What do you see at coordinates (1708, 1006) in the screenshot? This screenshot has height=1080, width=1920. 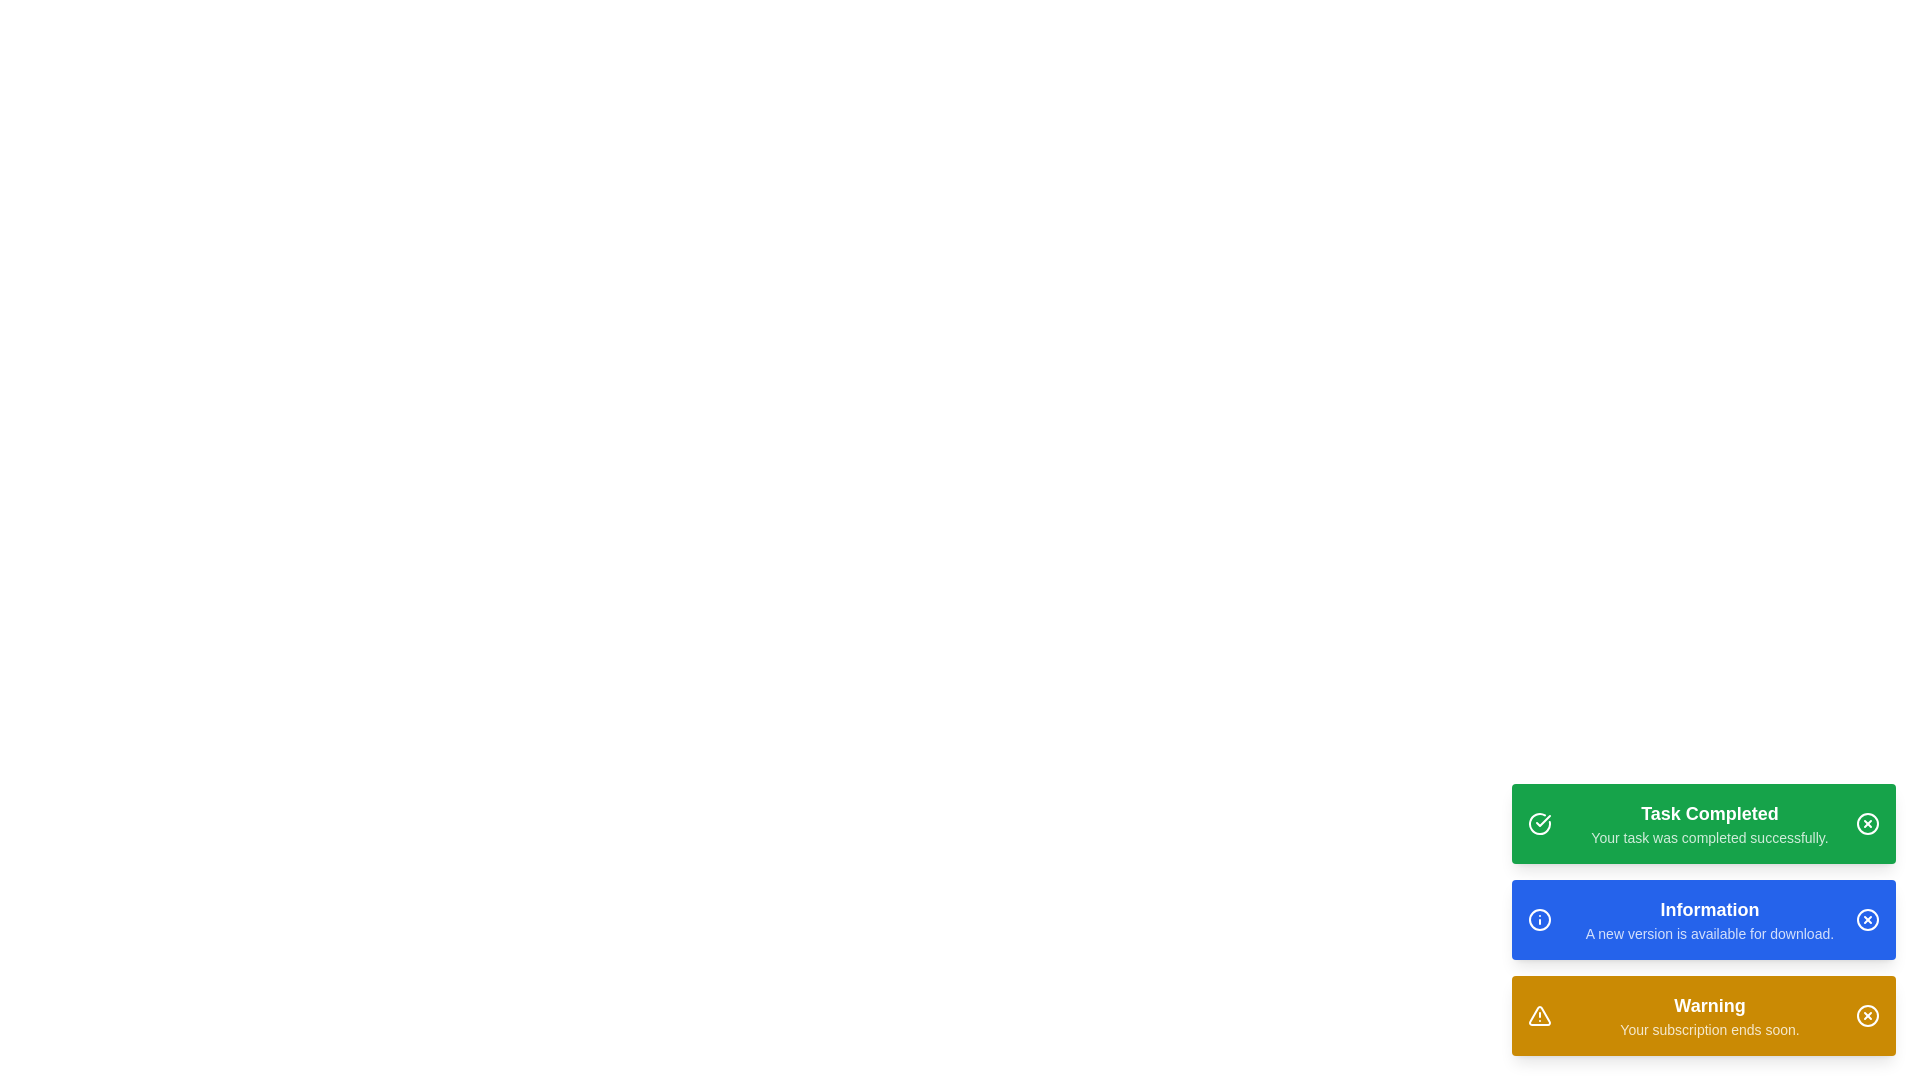 I see `the 'Warning' text displayed in bold on an orange background, located in the bottom notification panel` at bounding box center [1708, 1006].